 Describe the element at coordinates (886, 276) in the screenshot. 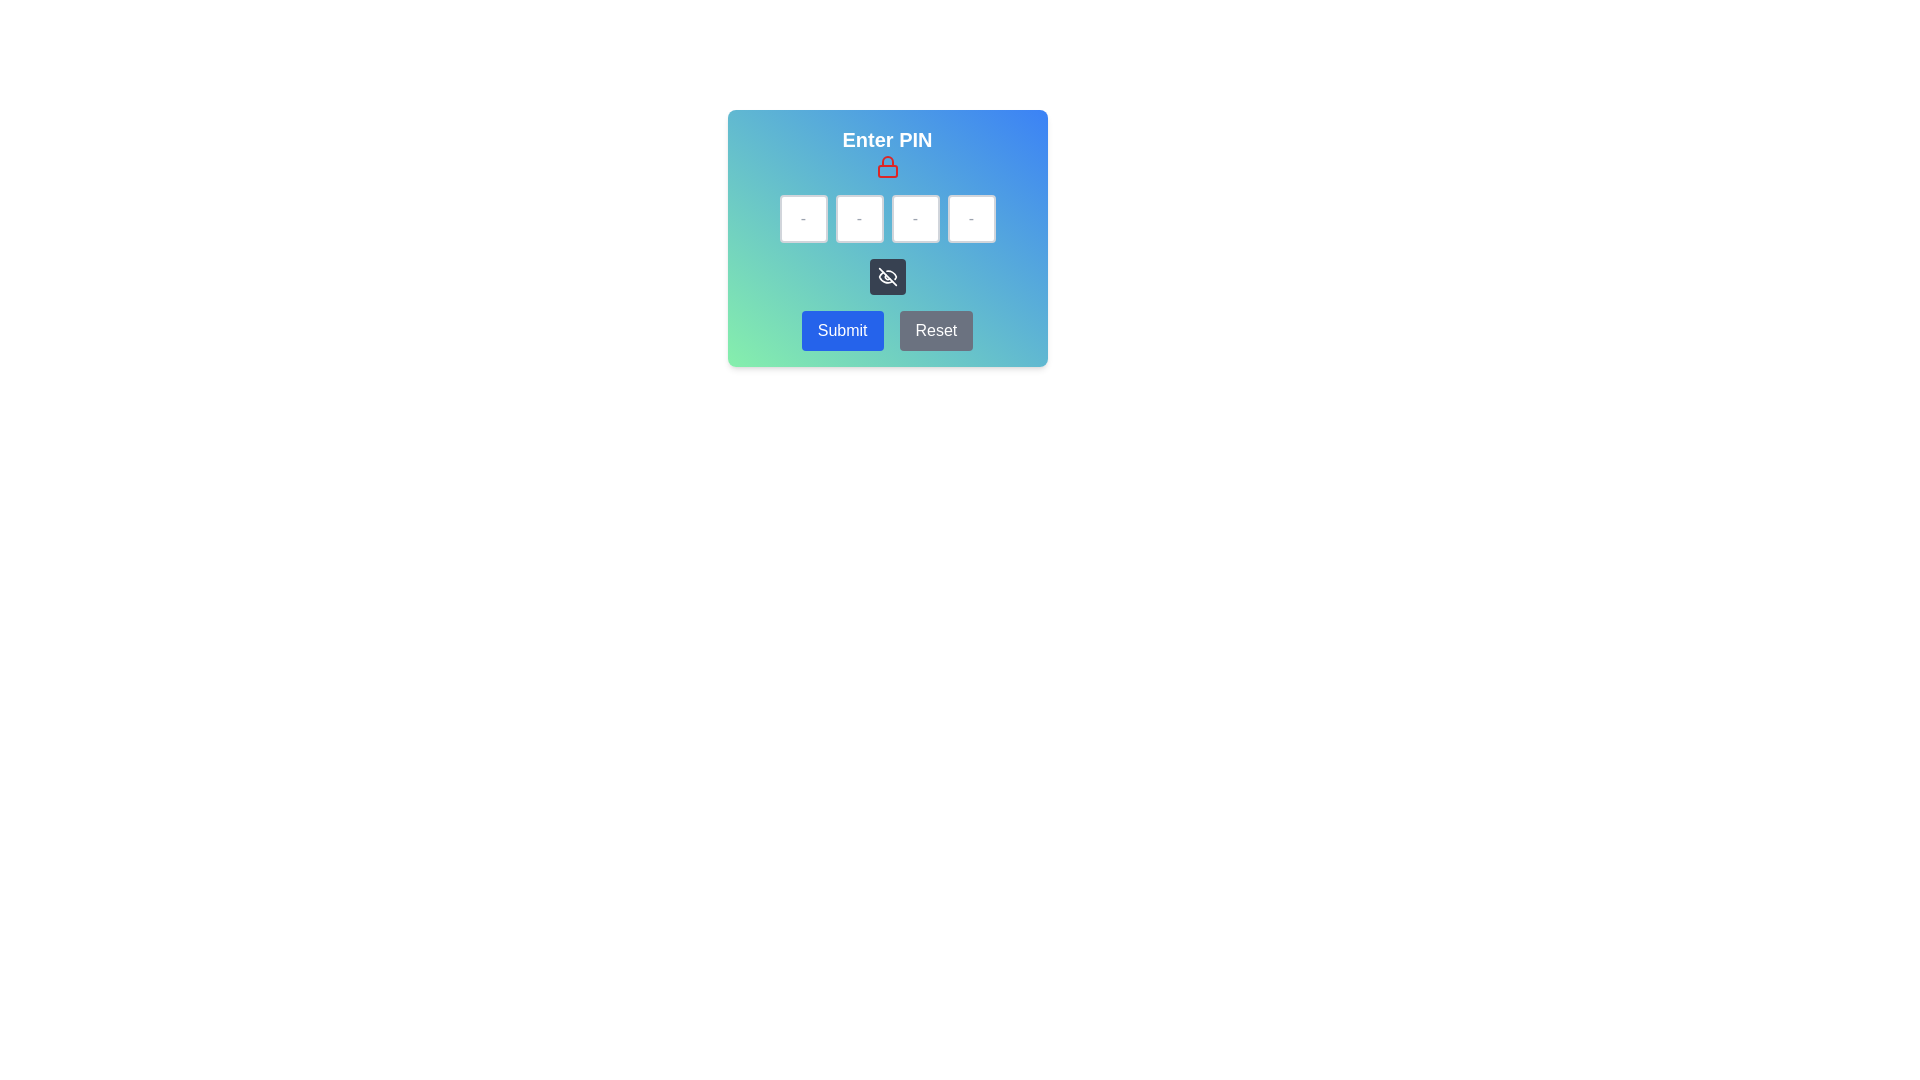

I see `the toggle button that reveals or hides the PIN input fields, located centrally below the PIN input boxes and above the Submit and Reset buttons` at that location.